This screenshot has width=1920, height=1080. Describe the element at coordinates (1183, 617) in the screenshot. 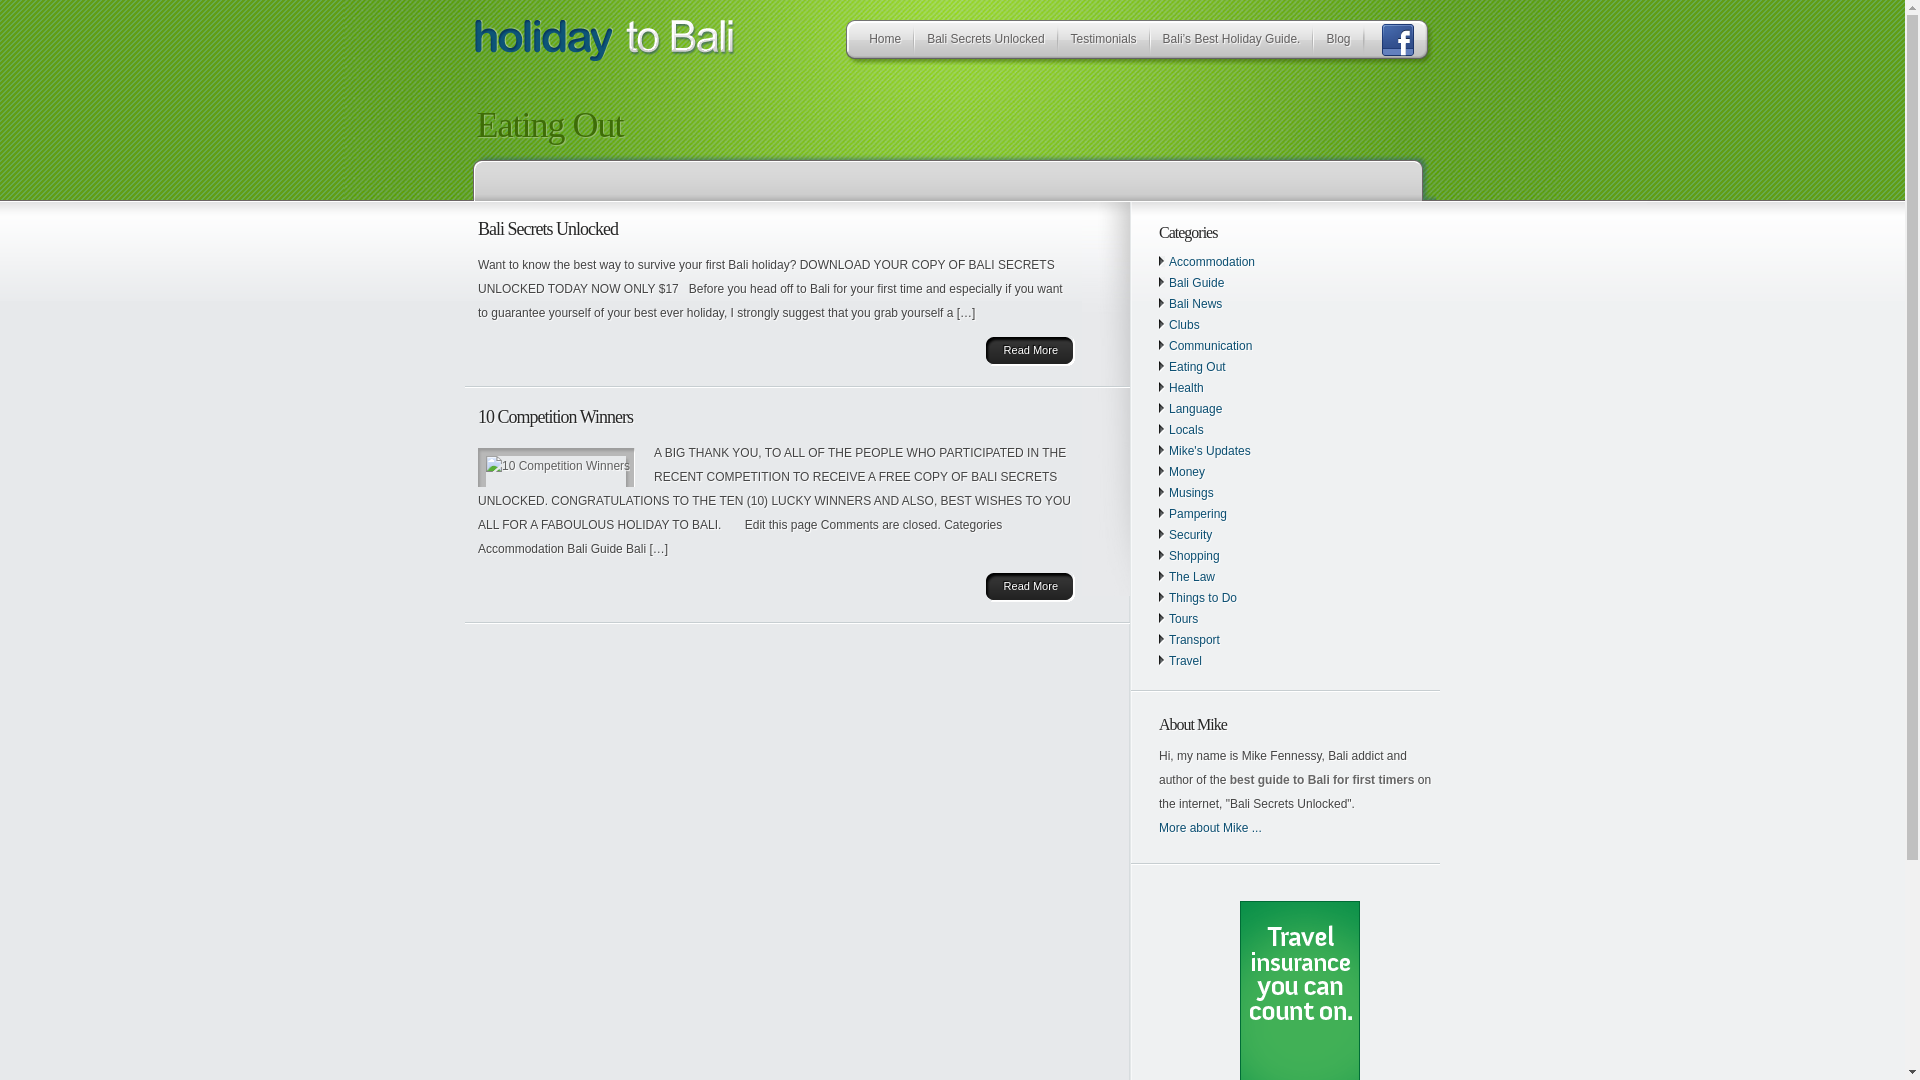

I see `'Tours'` at that location.